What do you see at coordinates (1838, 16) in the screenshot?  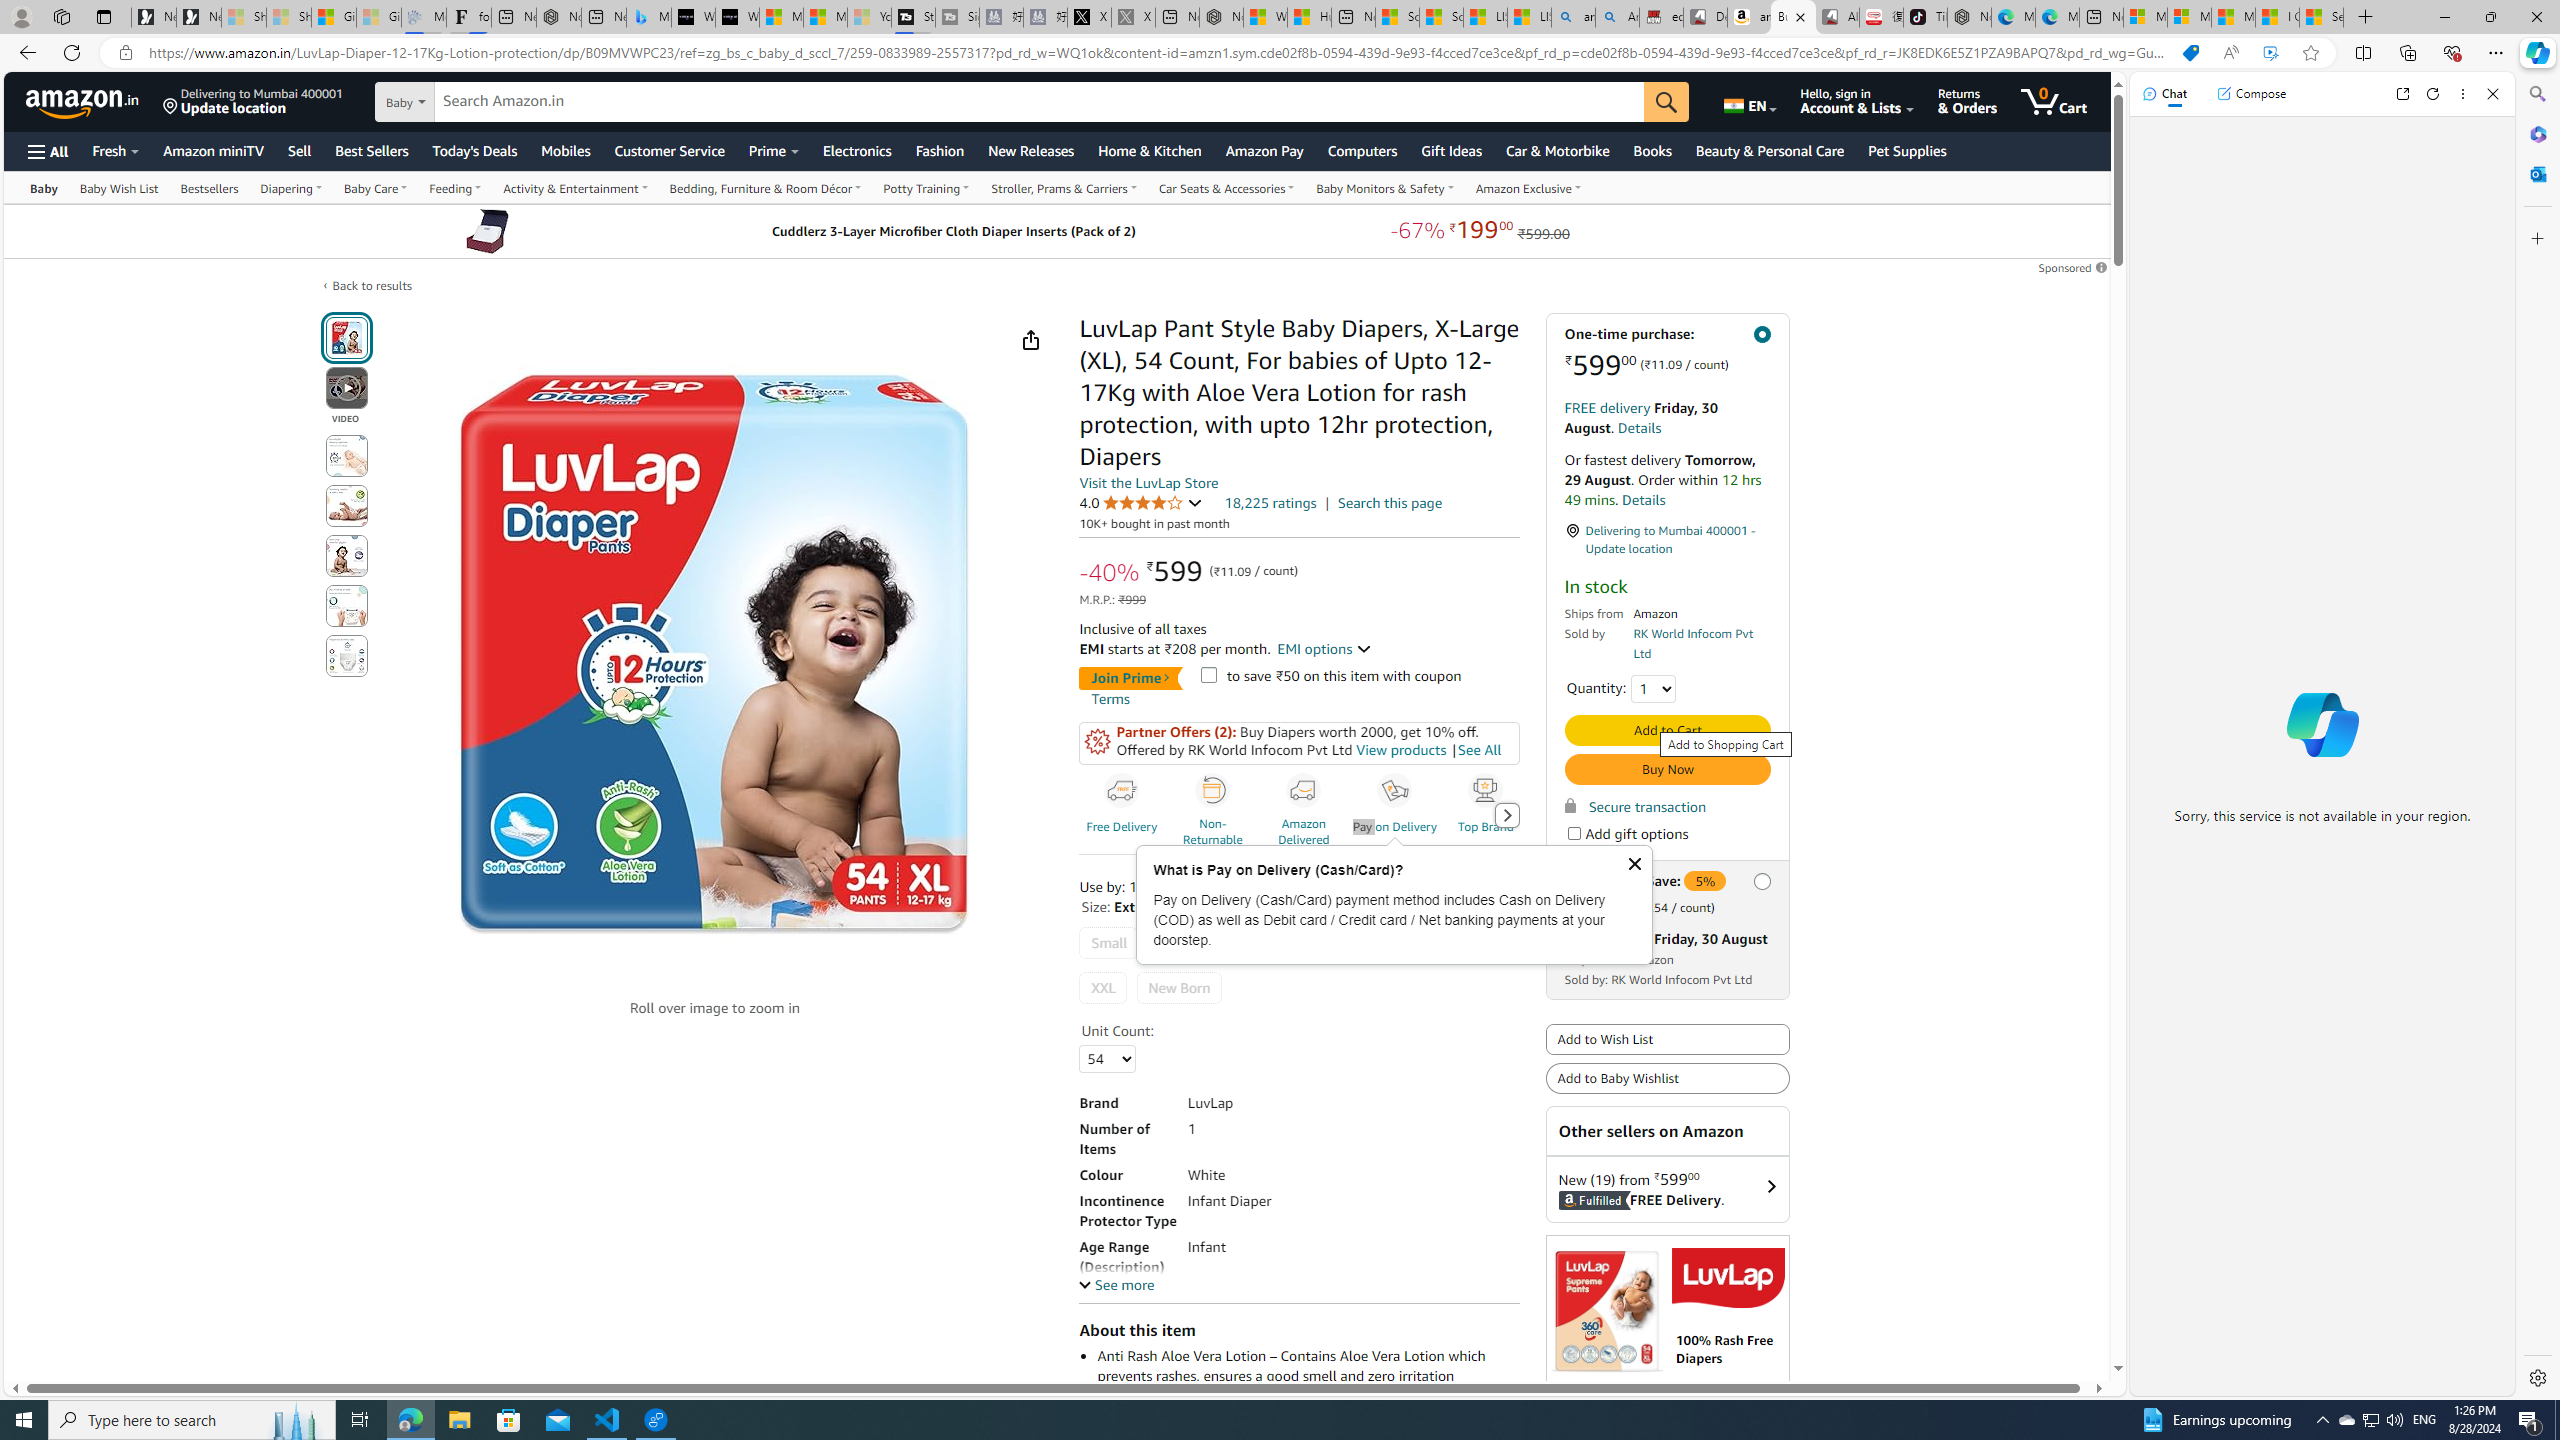 I see `'All Cubot phones'` at bounding box center [1838, 16].